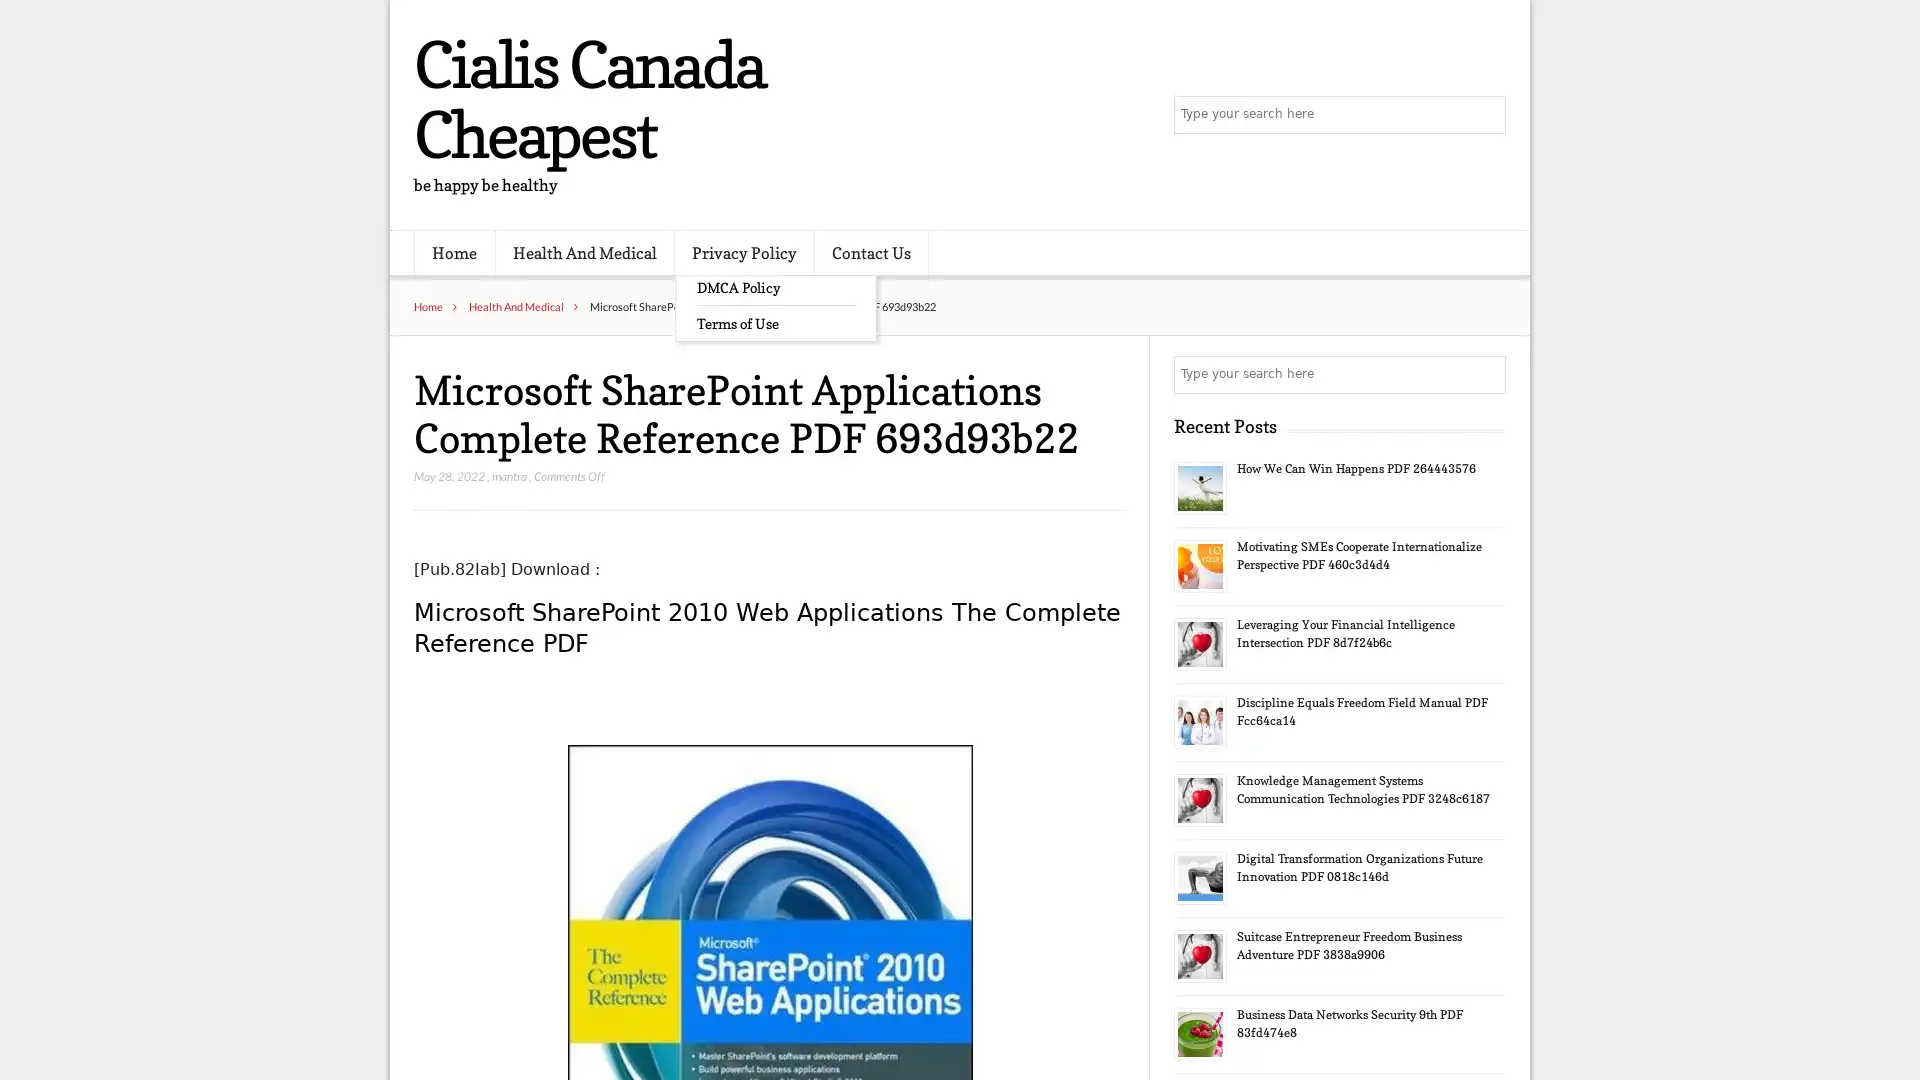  I want to click on Search, so click(1485, 374).